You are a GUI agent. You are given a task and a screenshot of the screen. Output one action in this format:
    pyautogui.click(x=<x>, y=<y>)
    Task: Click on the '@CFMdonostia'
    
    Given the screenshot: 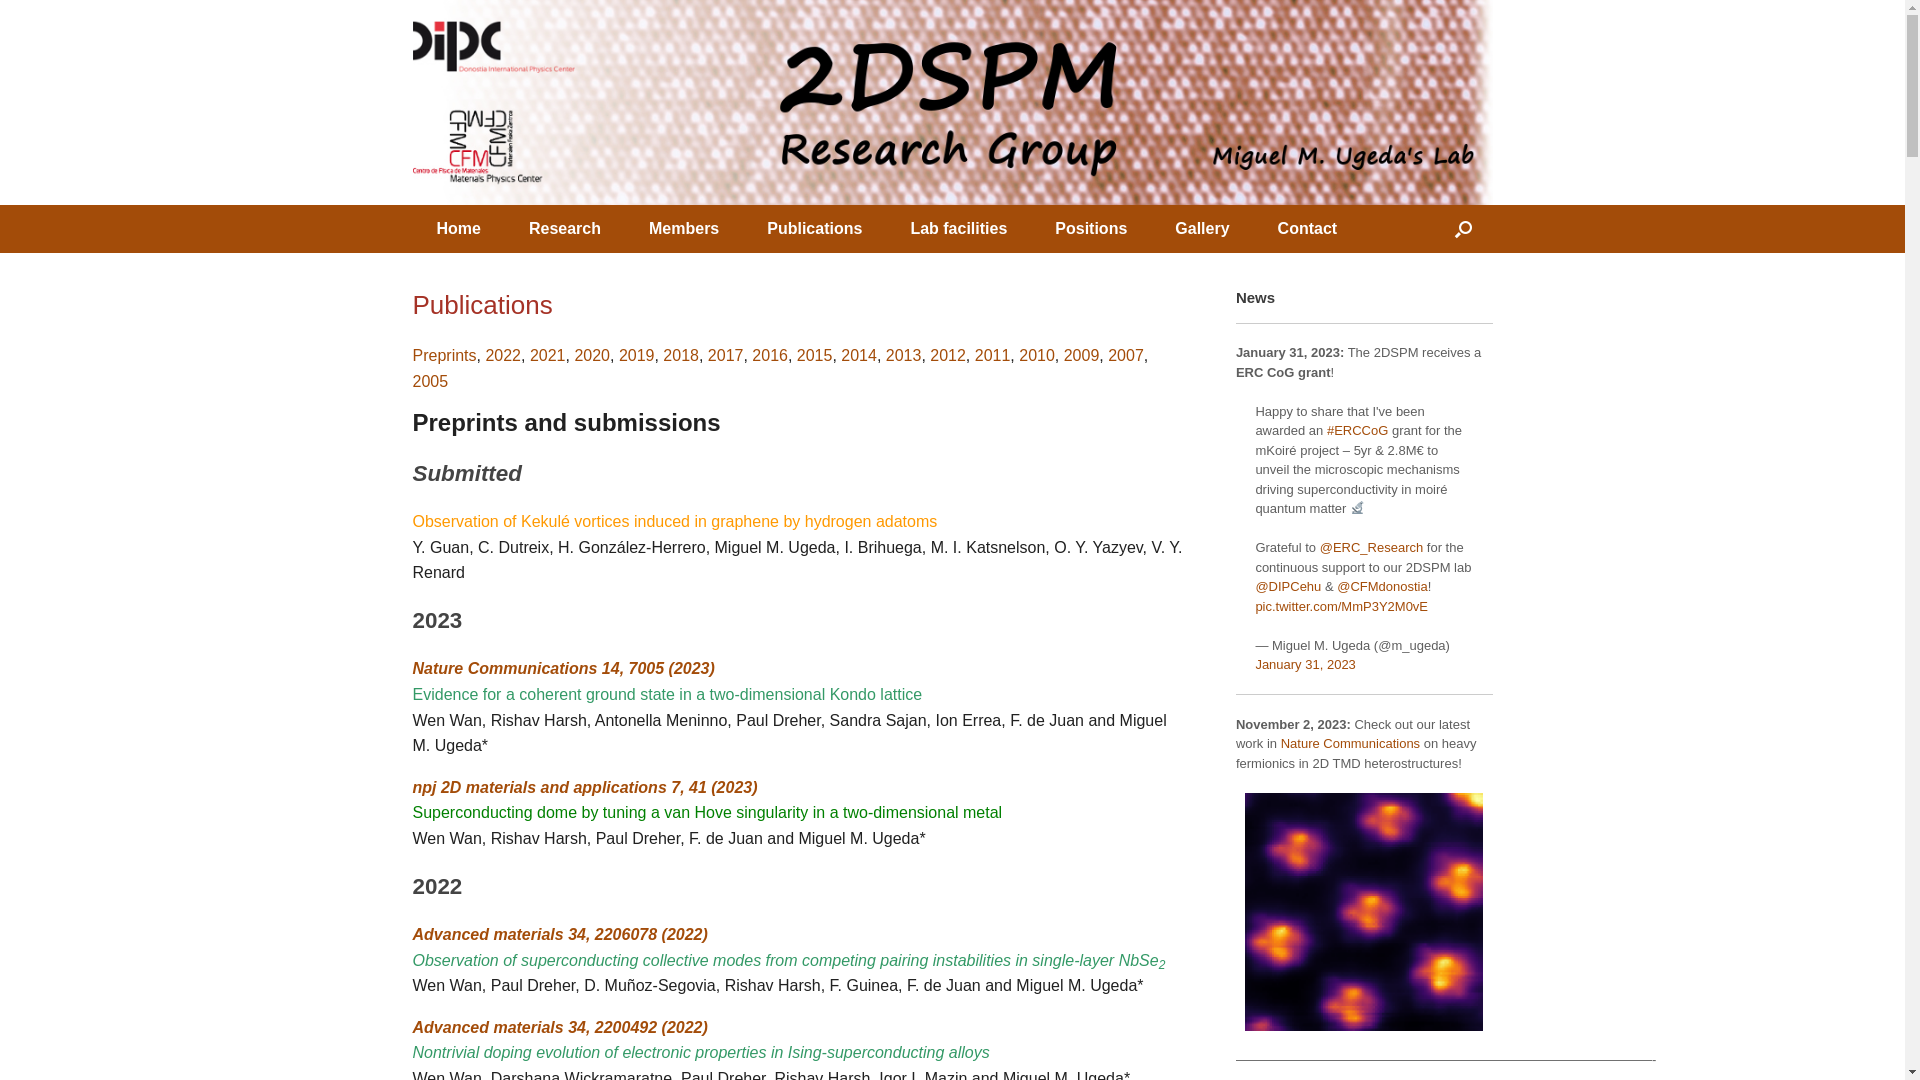 What is the action you would take?
    pyautogui.click(x=1381, y=585)
    